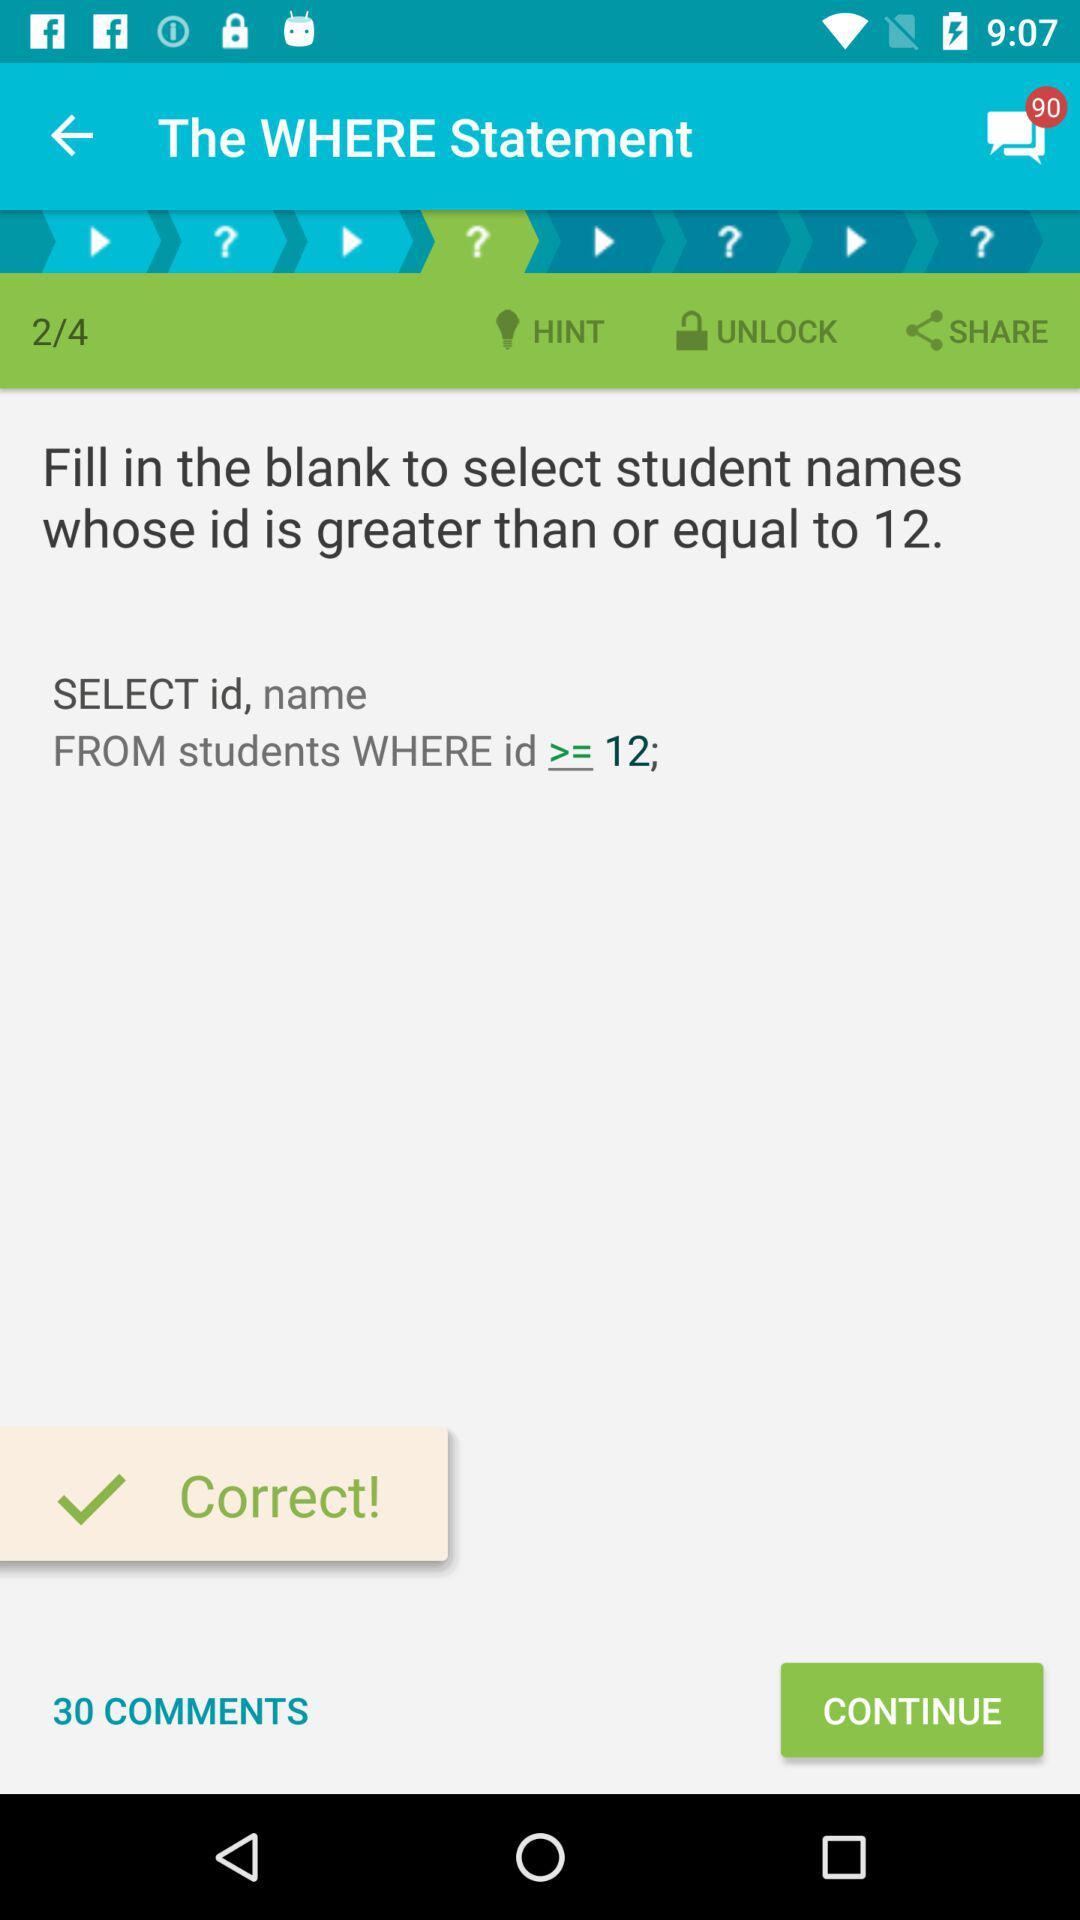 The width and height of the screenshot is (1080, 1920). I want to click on play icon above hint, so click(601, 240).